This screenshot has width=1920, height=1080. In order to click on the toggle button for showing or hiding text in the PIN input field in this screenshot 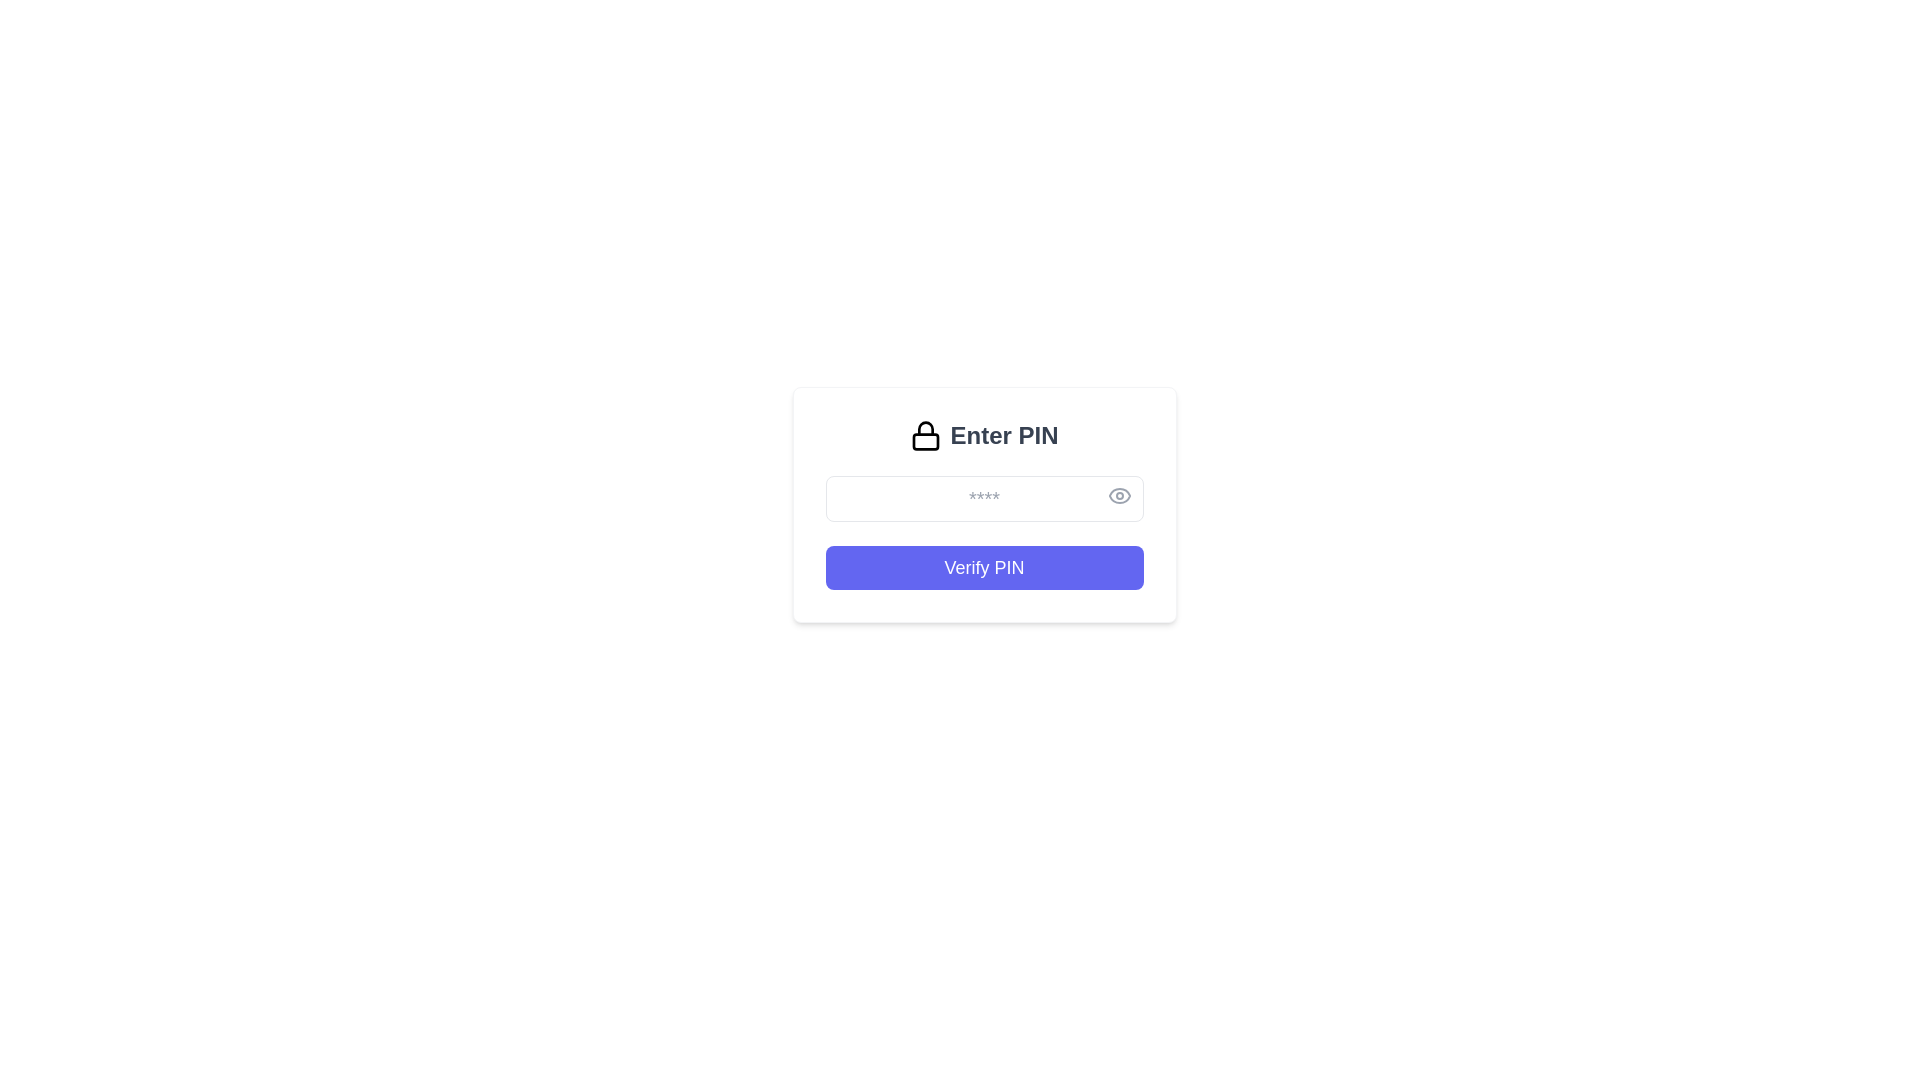, I will do `click(1118, 495)`.